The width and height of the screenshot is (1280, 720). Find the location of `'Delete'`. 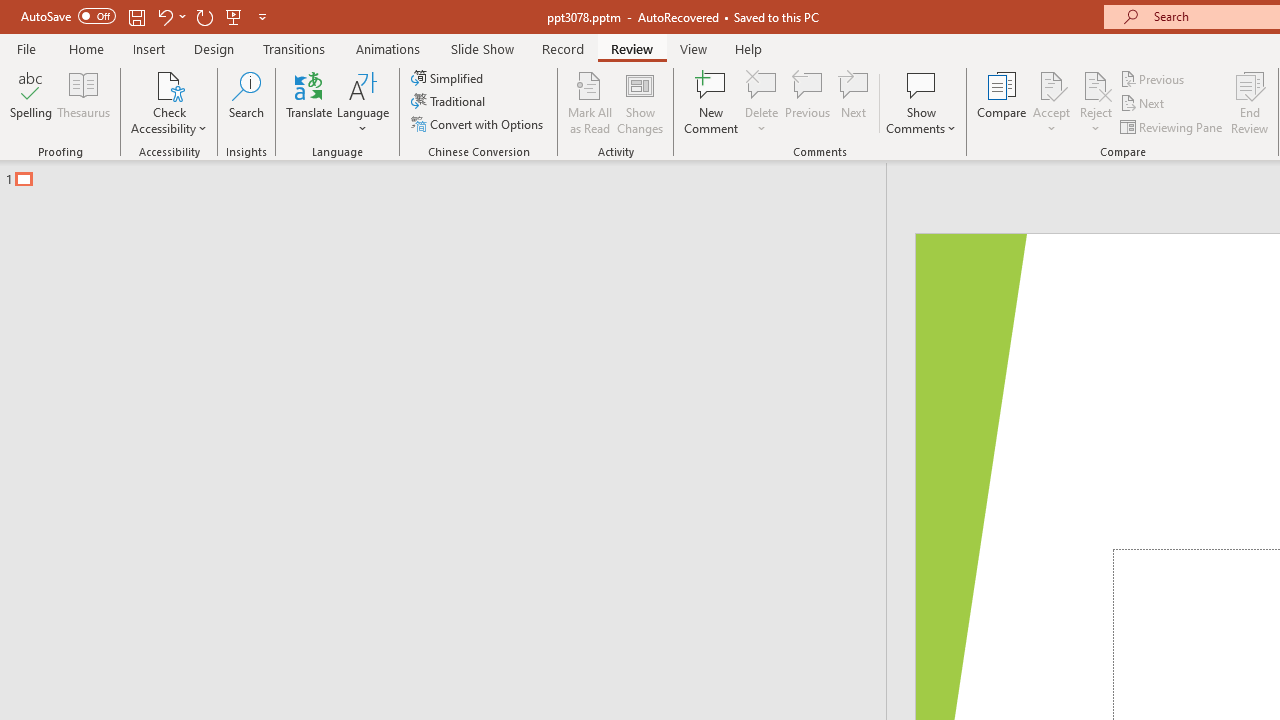

'Delete' is located at coordinates (761, 103).